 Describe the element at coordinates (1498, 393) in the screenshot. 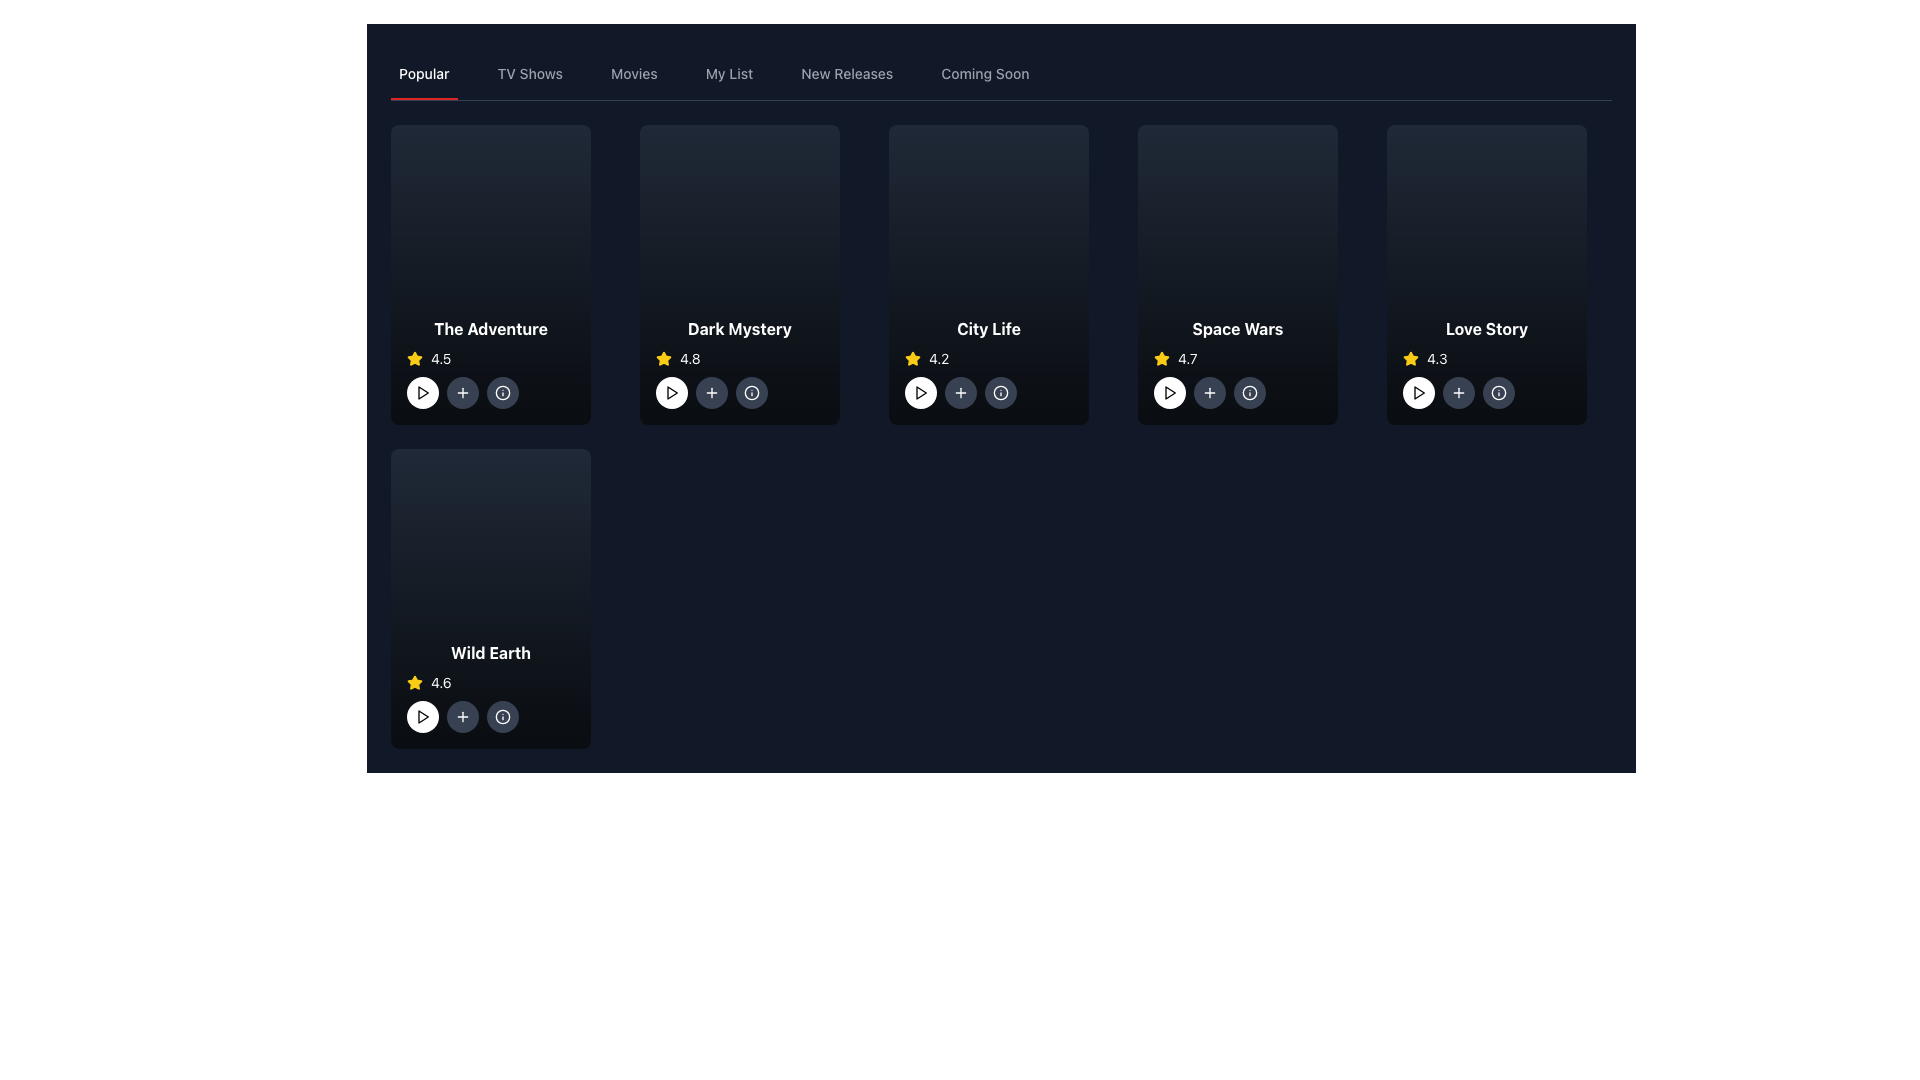

I see `the circular icon button containing an outlined exclamation mark symbol, which is the third icon button from the left in the bottom row of action buttons below the 'Space Wars' card` at that location.